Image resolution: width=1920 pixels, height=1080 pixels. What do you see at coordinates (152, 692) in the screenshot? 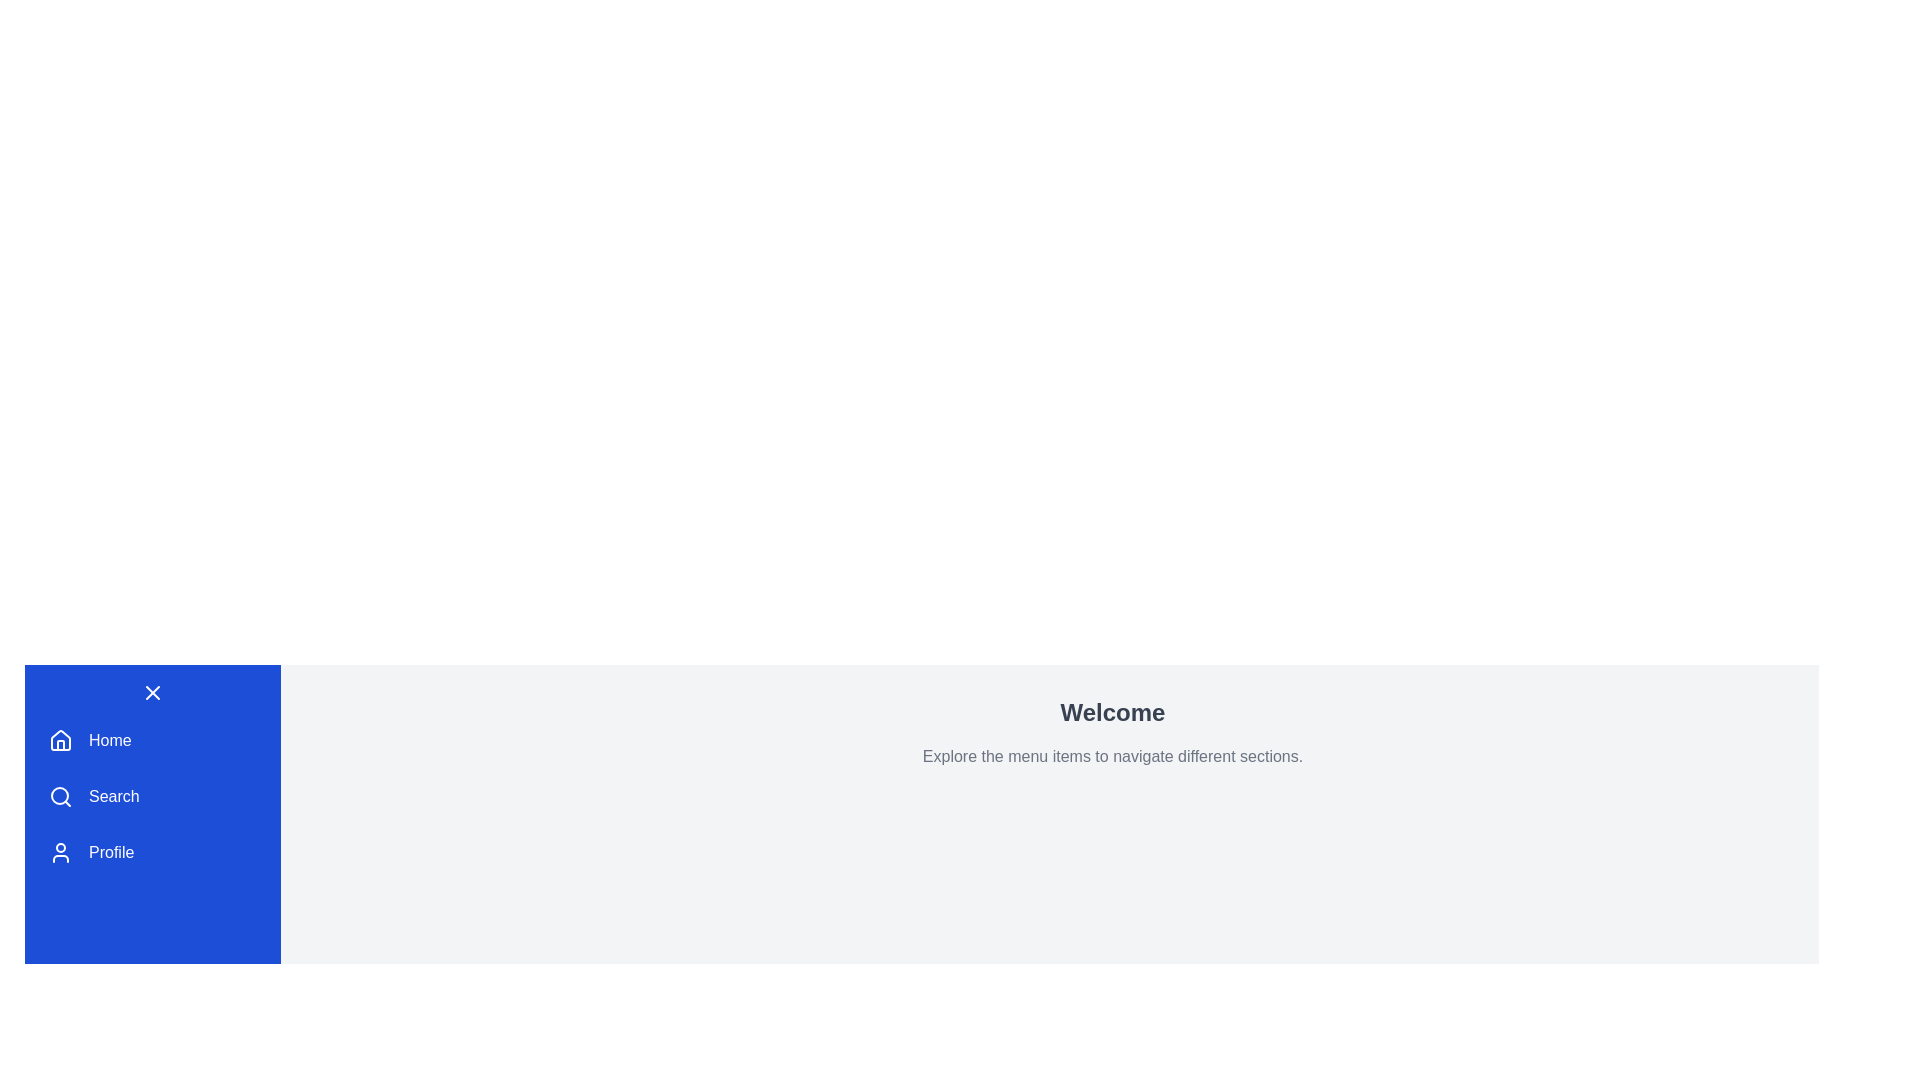
I see `toggle button to toggle the menu visibility` at bounding box center [152, 692].